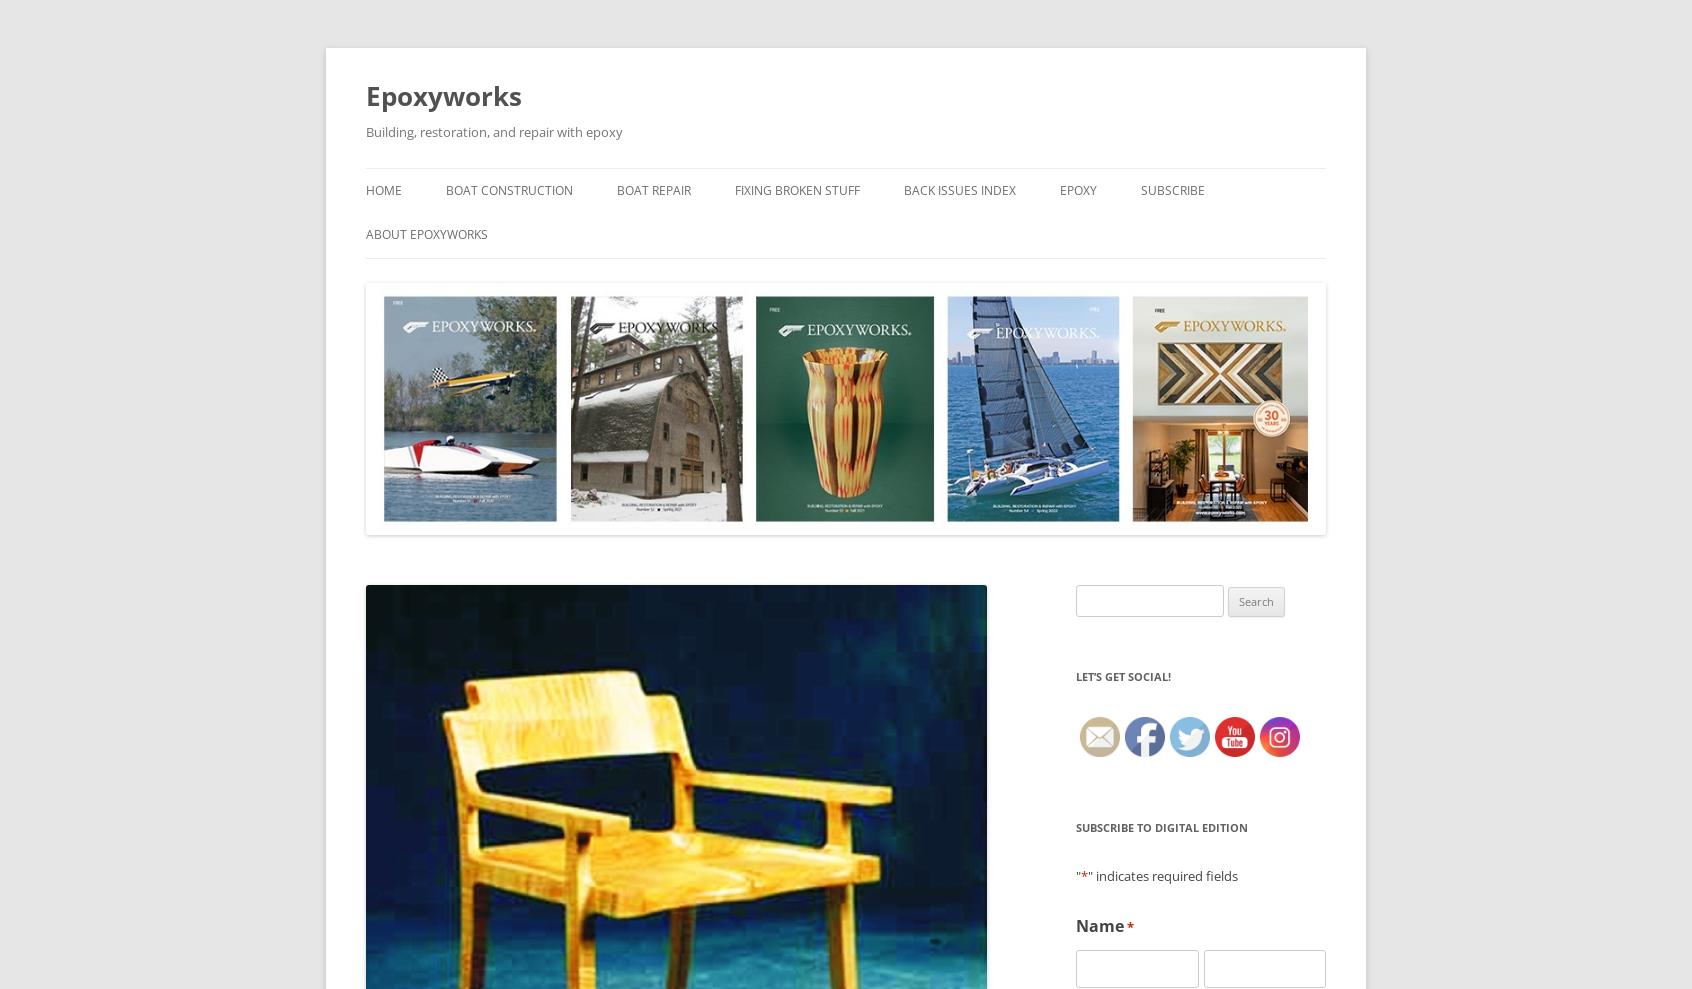 Image resolution: width=1692 pixels, height=989 pixels. I want to click on '"', so click(1078, 875).